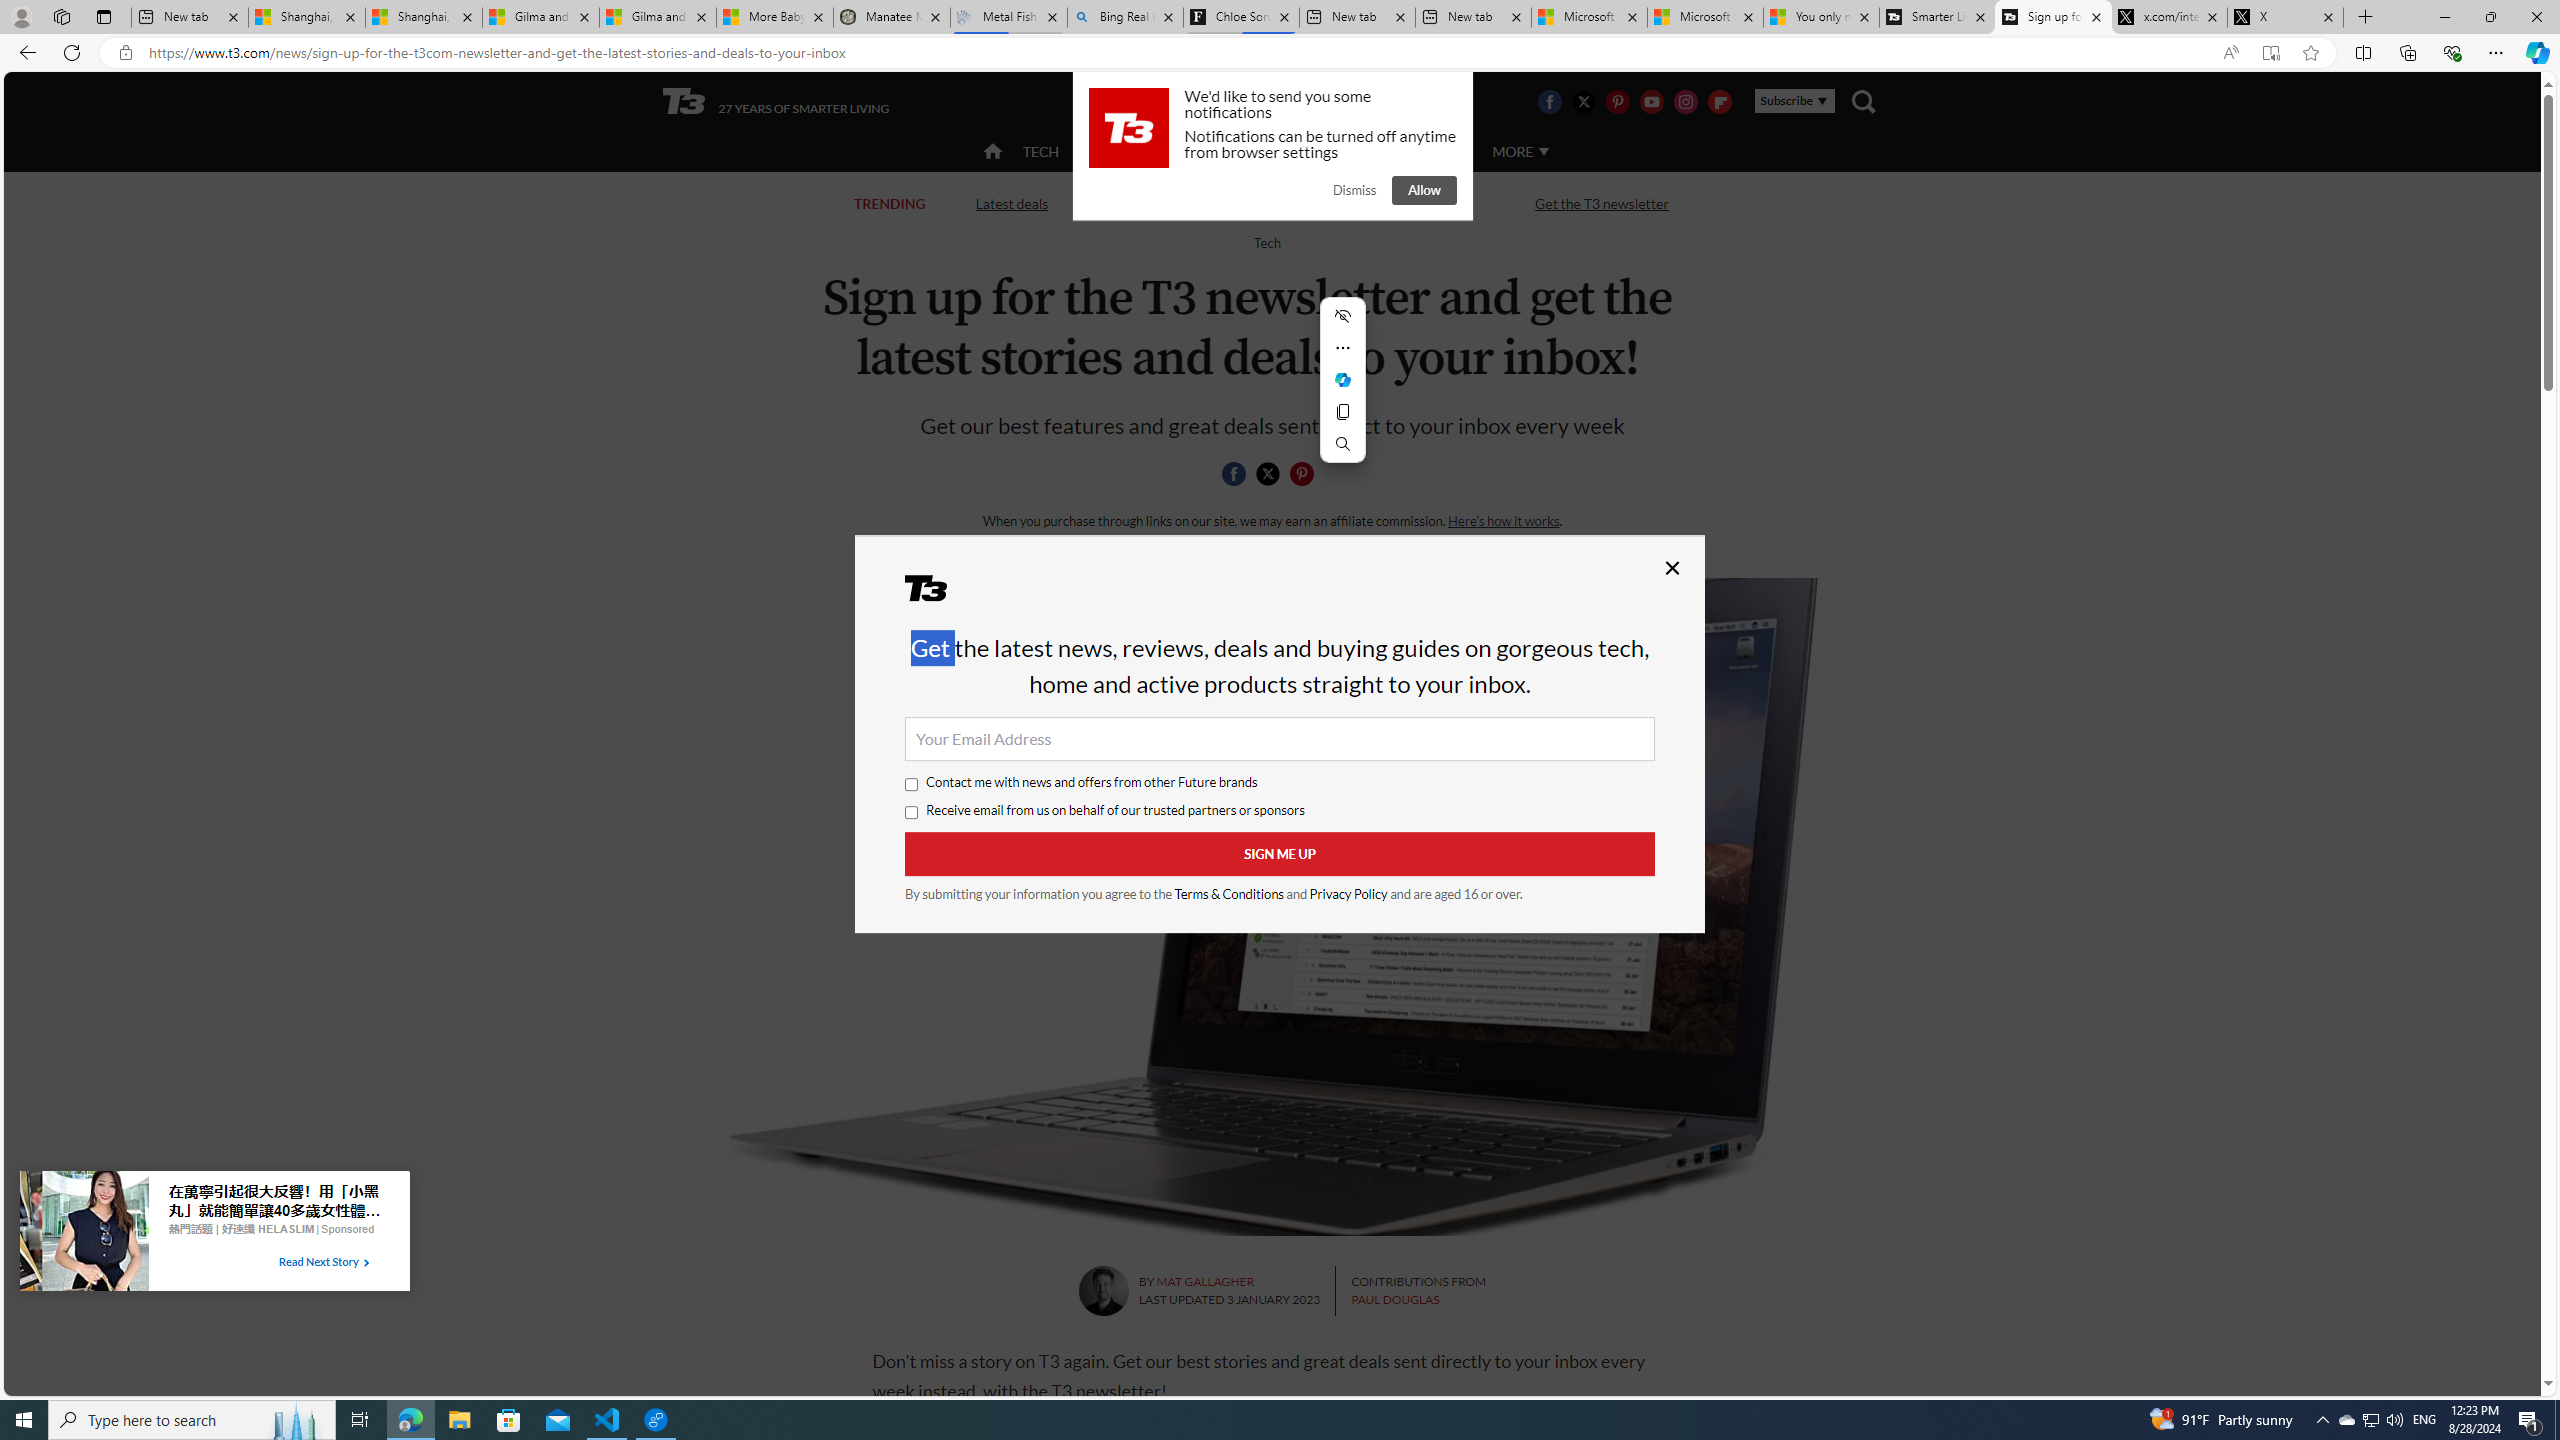  Describe the element at coordinates (1862, 100) in the screenshot. I see `'Class: navigation__search'` at that location.